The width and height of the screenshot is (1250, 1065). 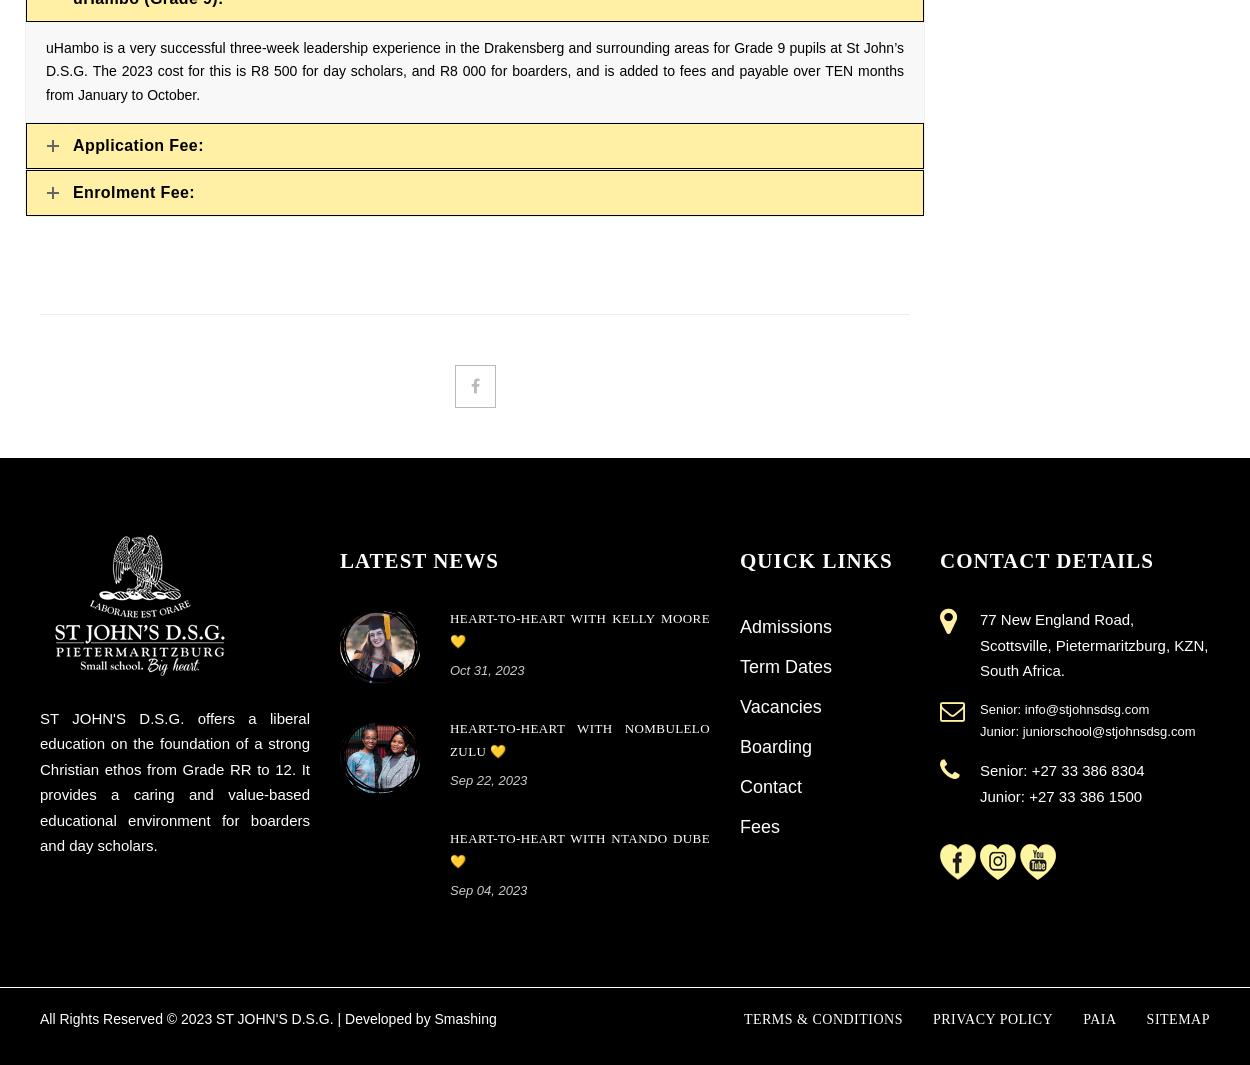 I want to click on 'Admissions', so click(x=785, y=626).